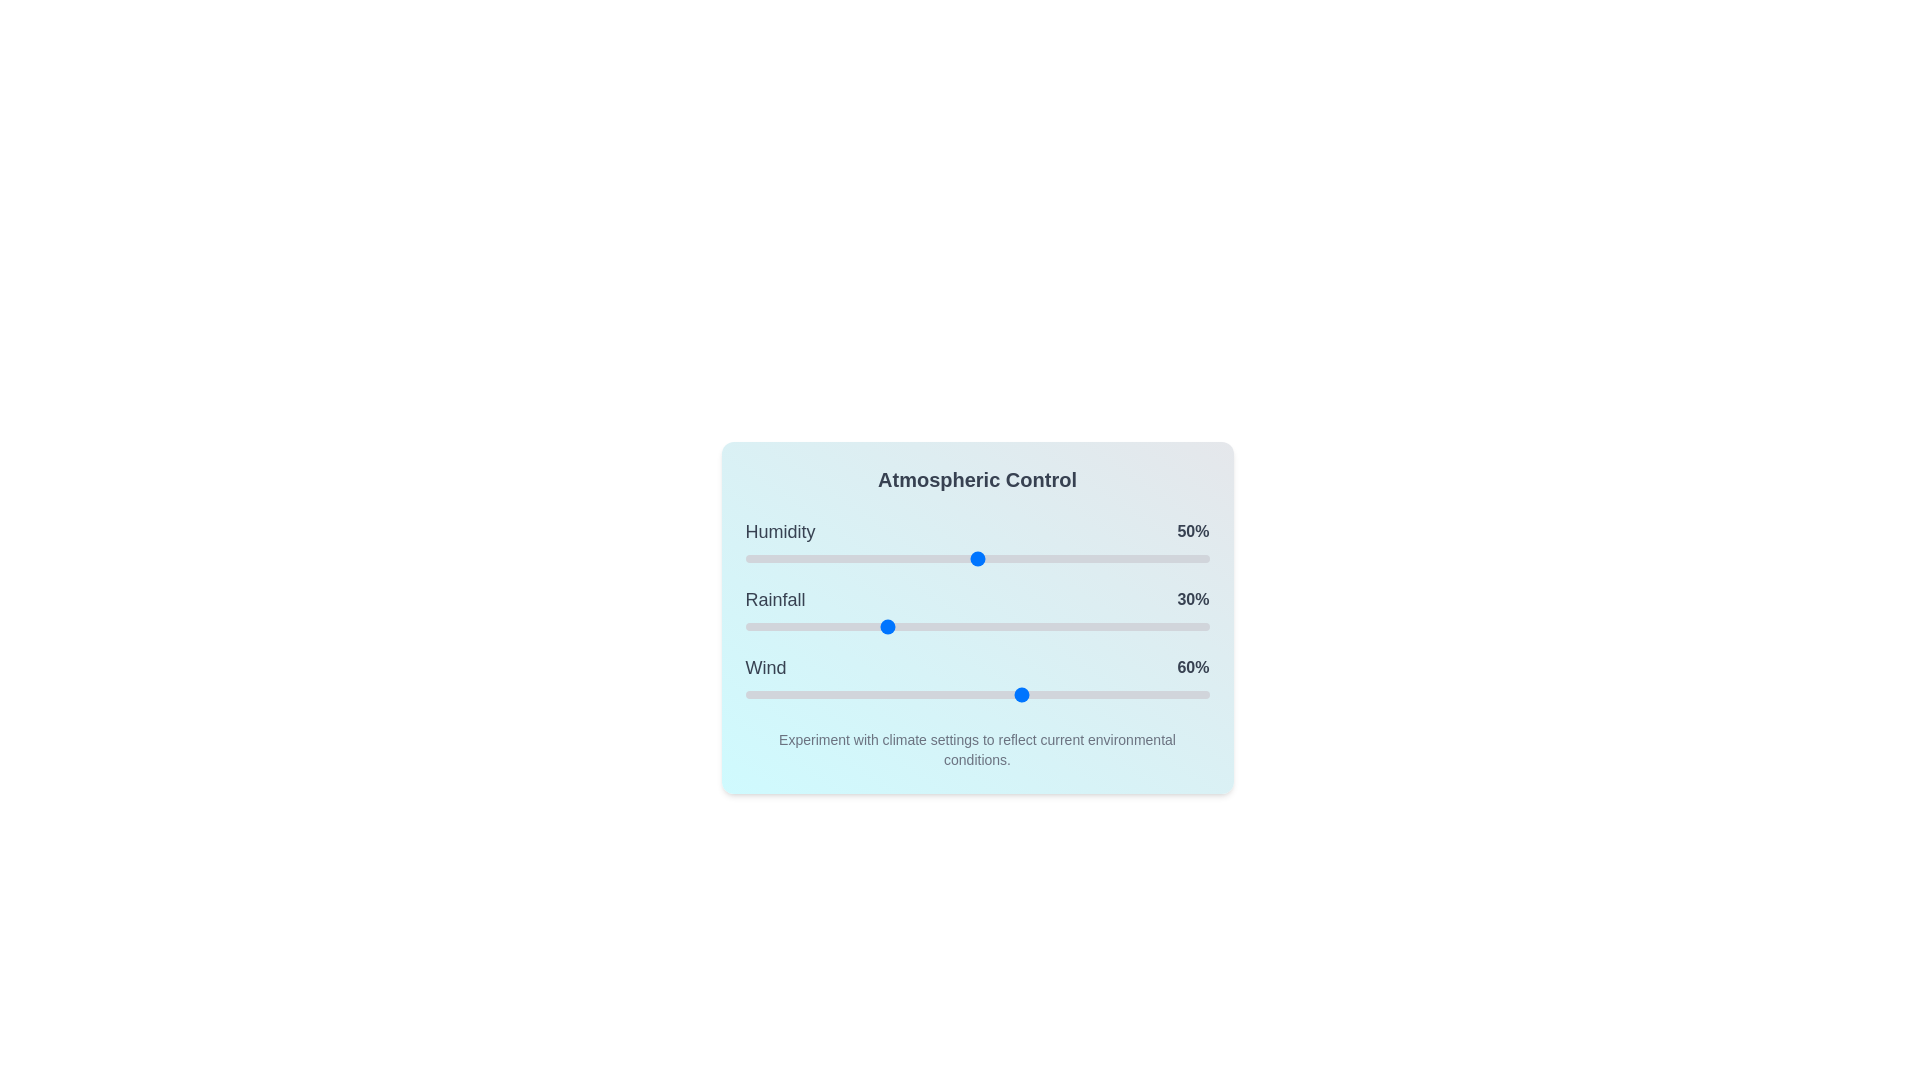 This screenshot has height=1080, width=1920. Describe the element at coordinates (982, 559) in the screenshot. I see `the 0 slider to 51%` at that location.